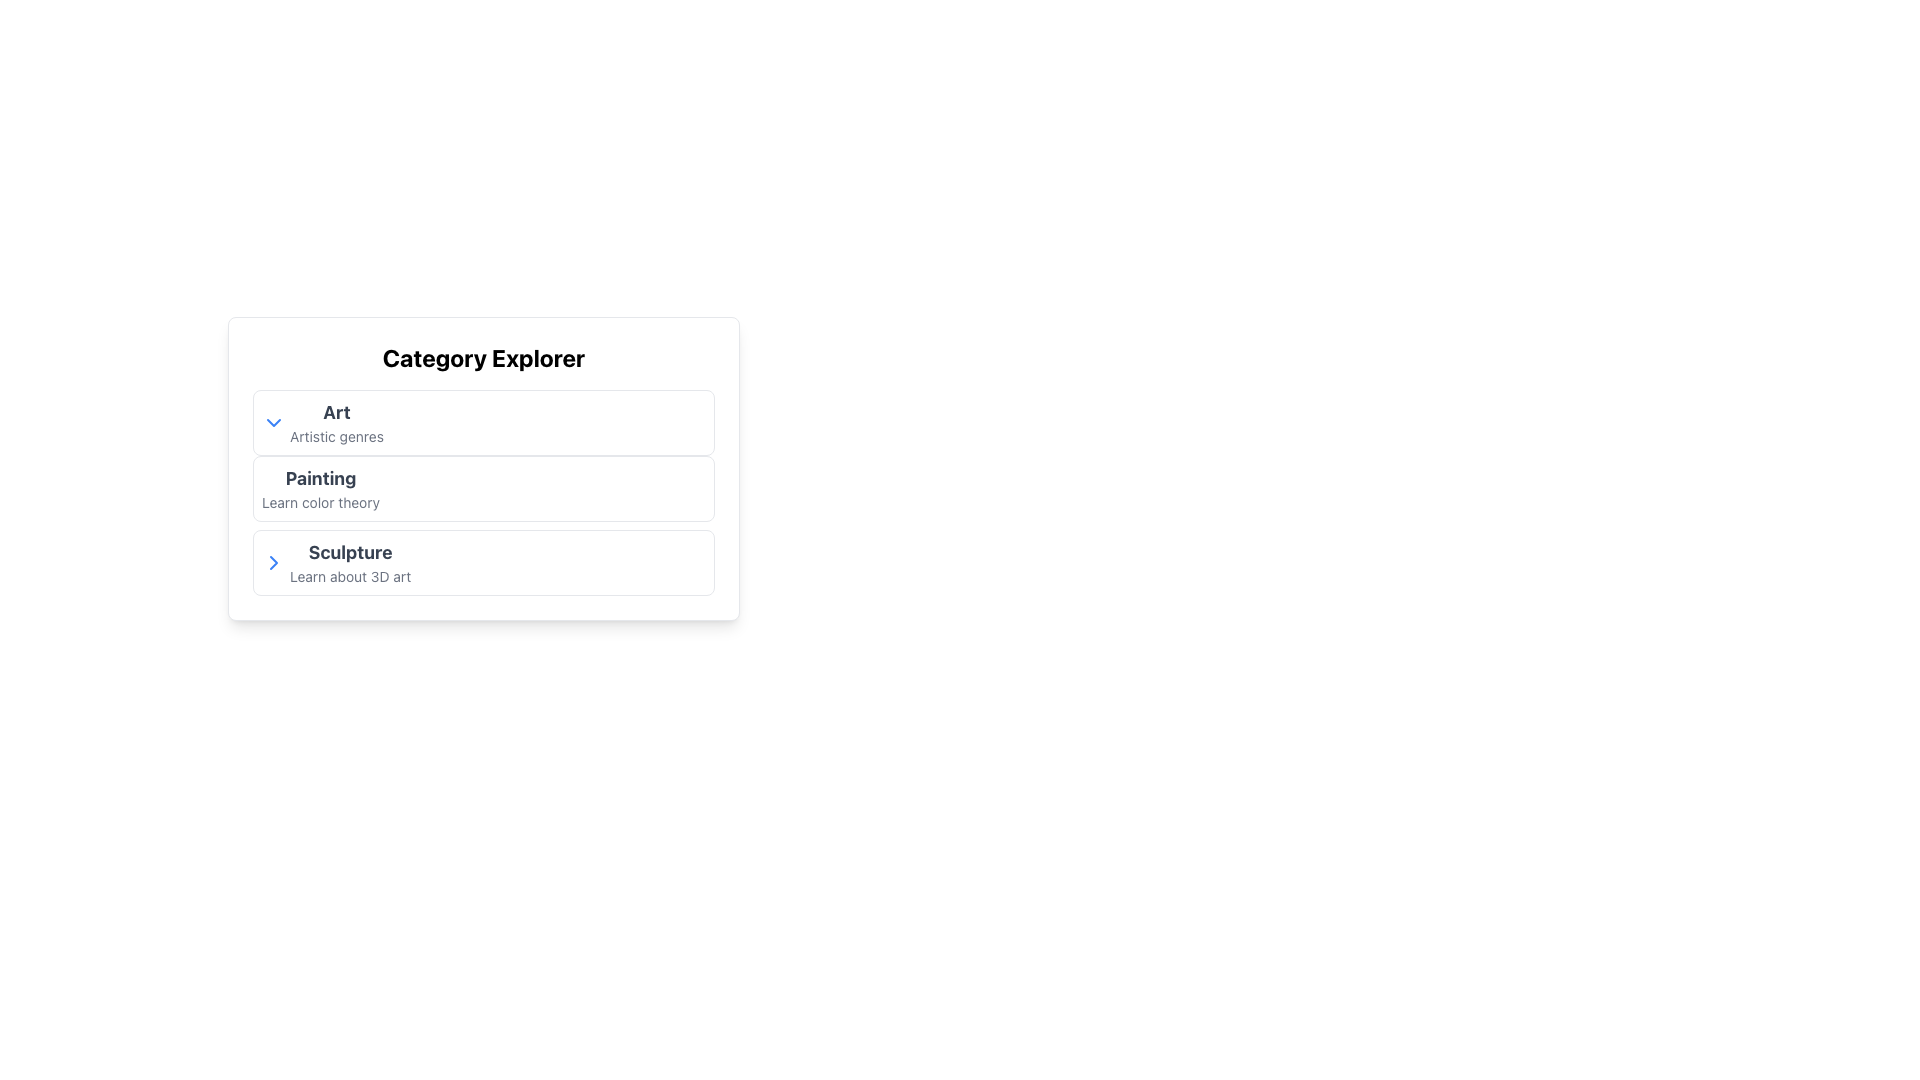 The width and height of the screenshot is (1920, 1080). What do you see at coordinates (272, 563) in the screenshot?
I see `the right-pointing blue arrow icon located to the left of the text 'Sculpture'` at bounding box center [272, 563].